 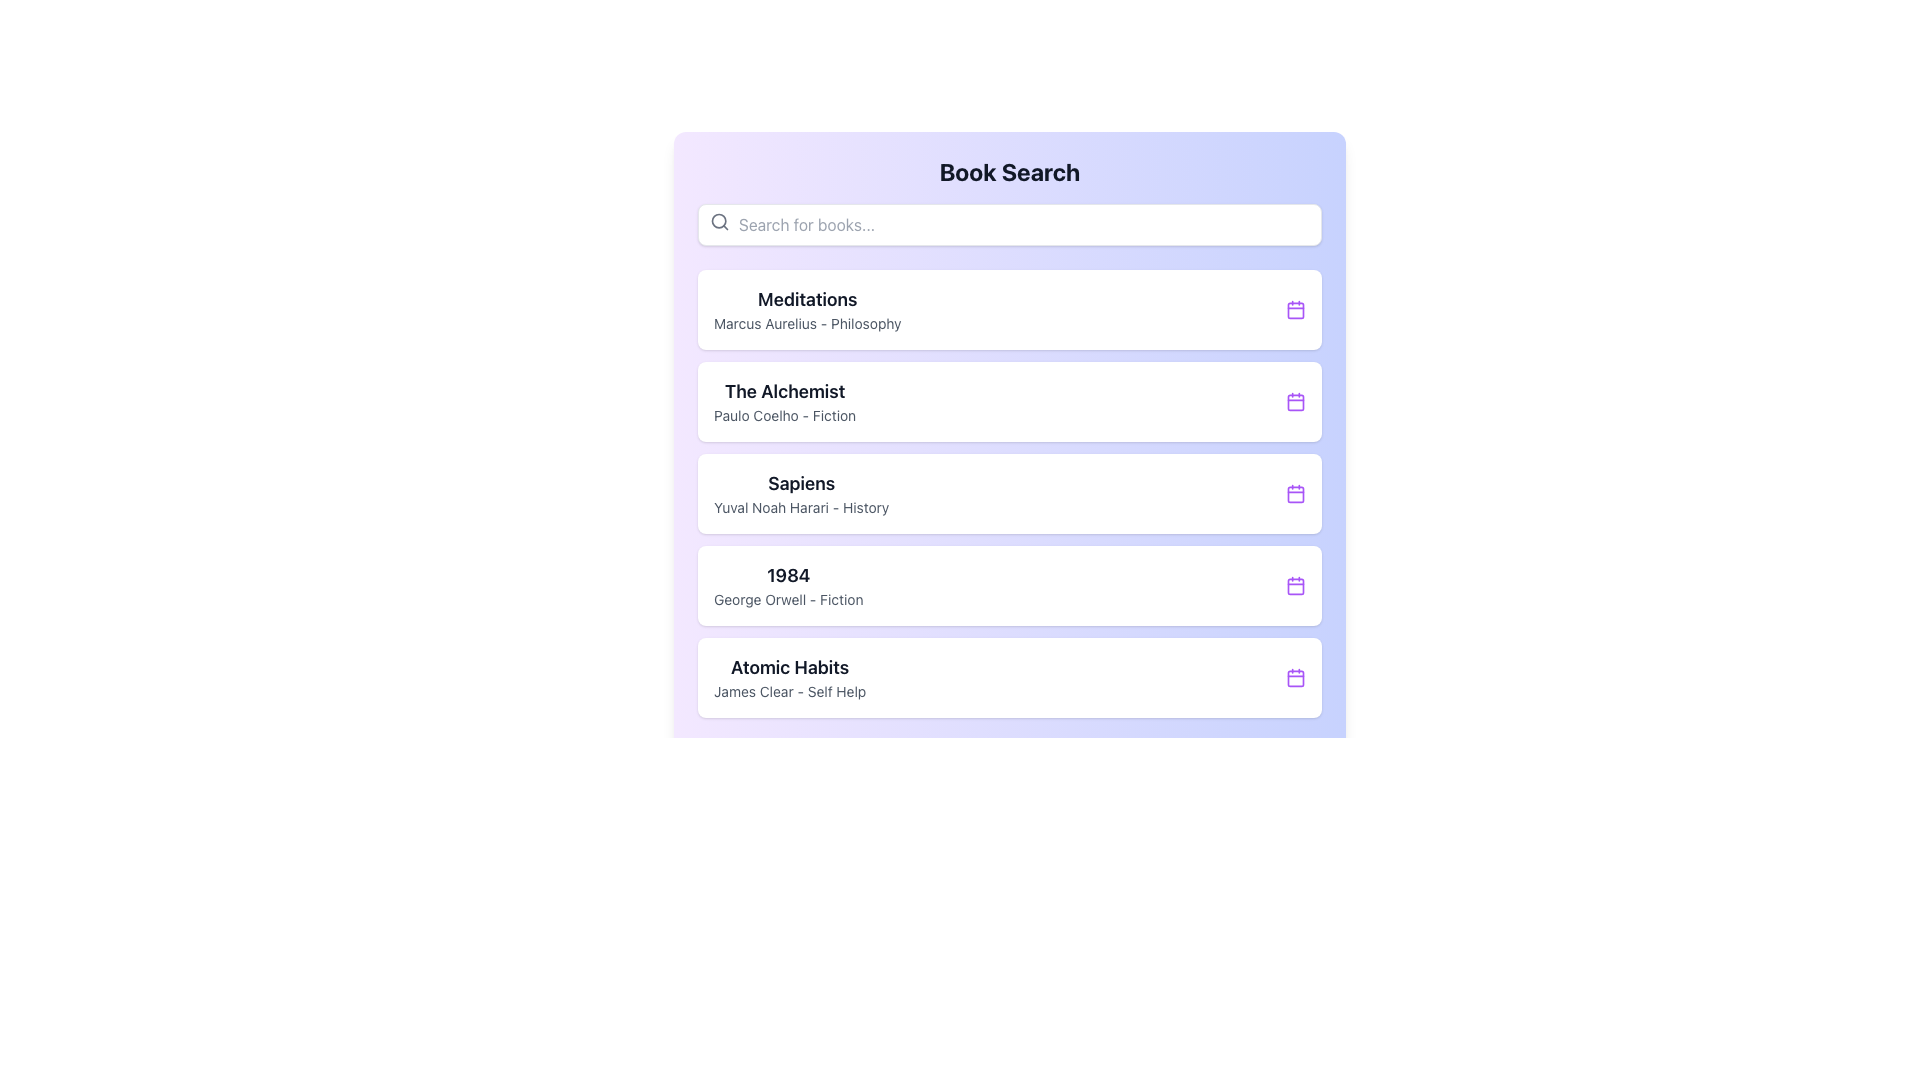 What do you see at coordinates (1296, 677) in the screenshot?
I see `the calendar icon, which is a rounded rectangle with a red border and white background, positioned next to the 'Atomic Habits' book entry` at bounding box center [1296, 677].